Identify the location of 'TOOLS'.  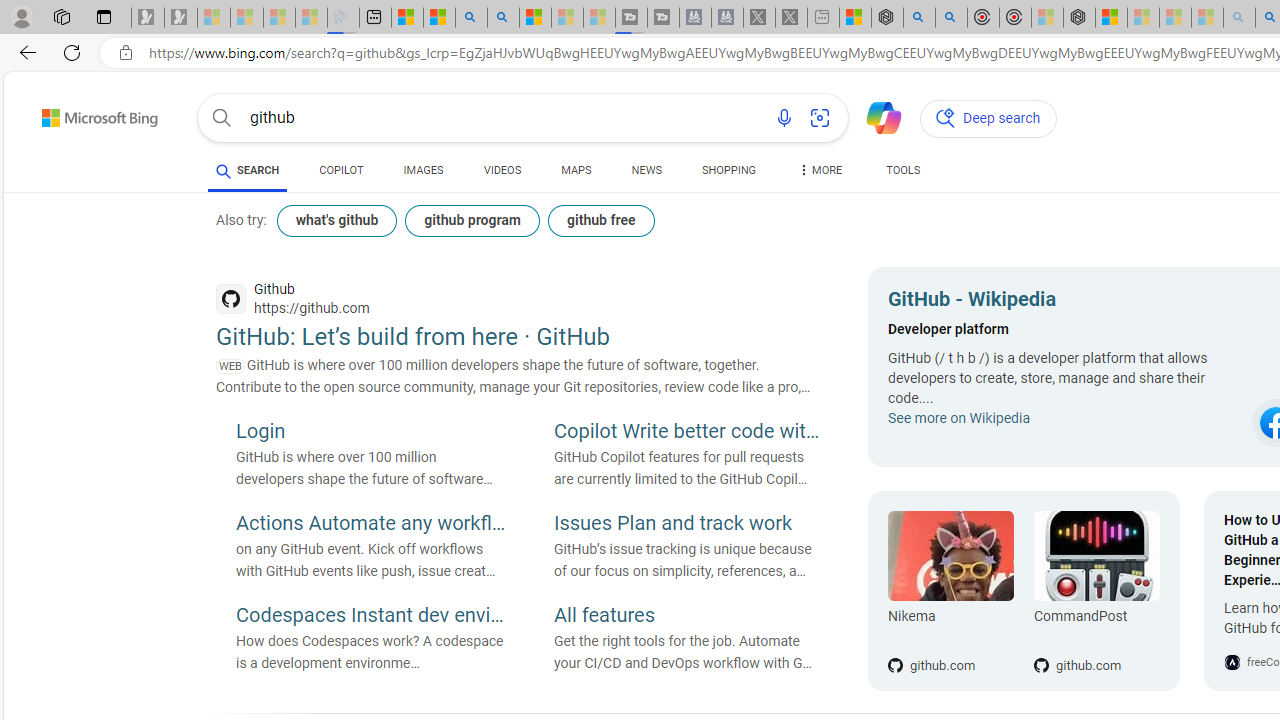
(902, 172).